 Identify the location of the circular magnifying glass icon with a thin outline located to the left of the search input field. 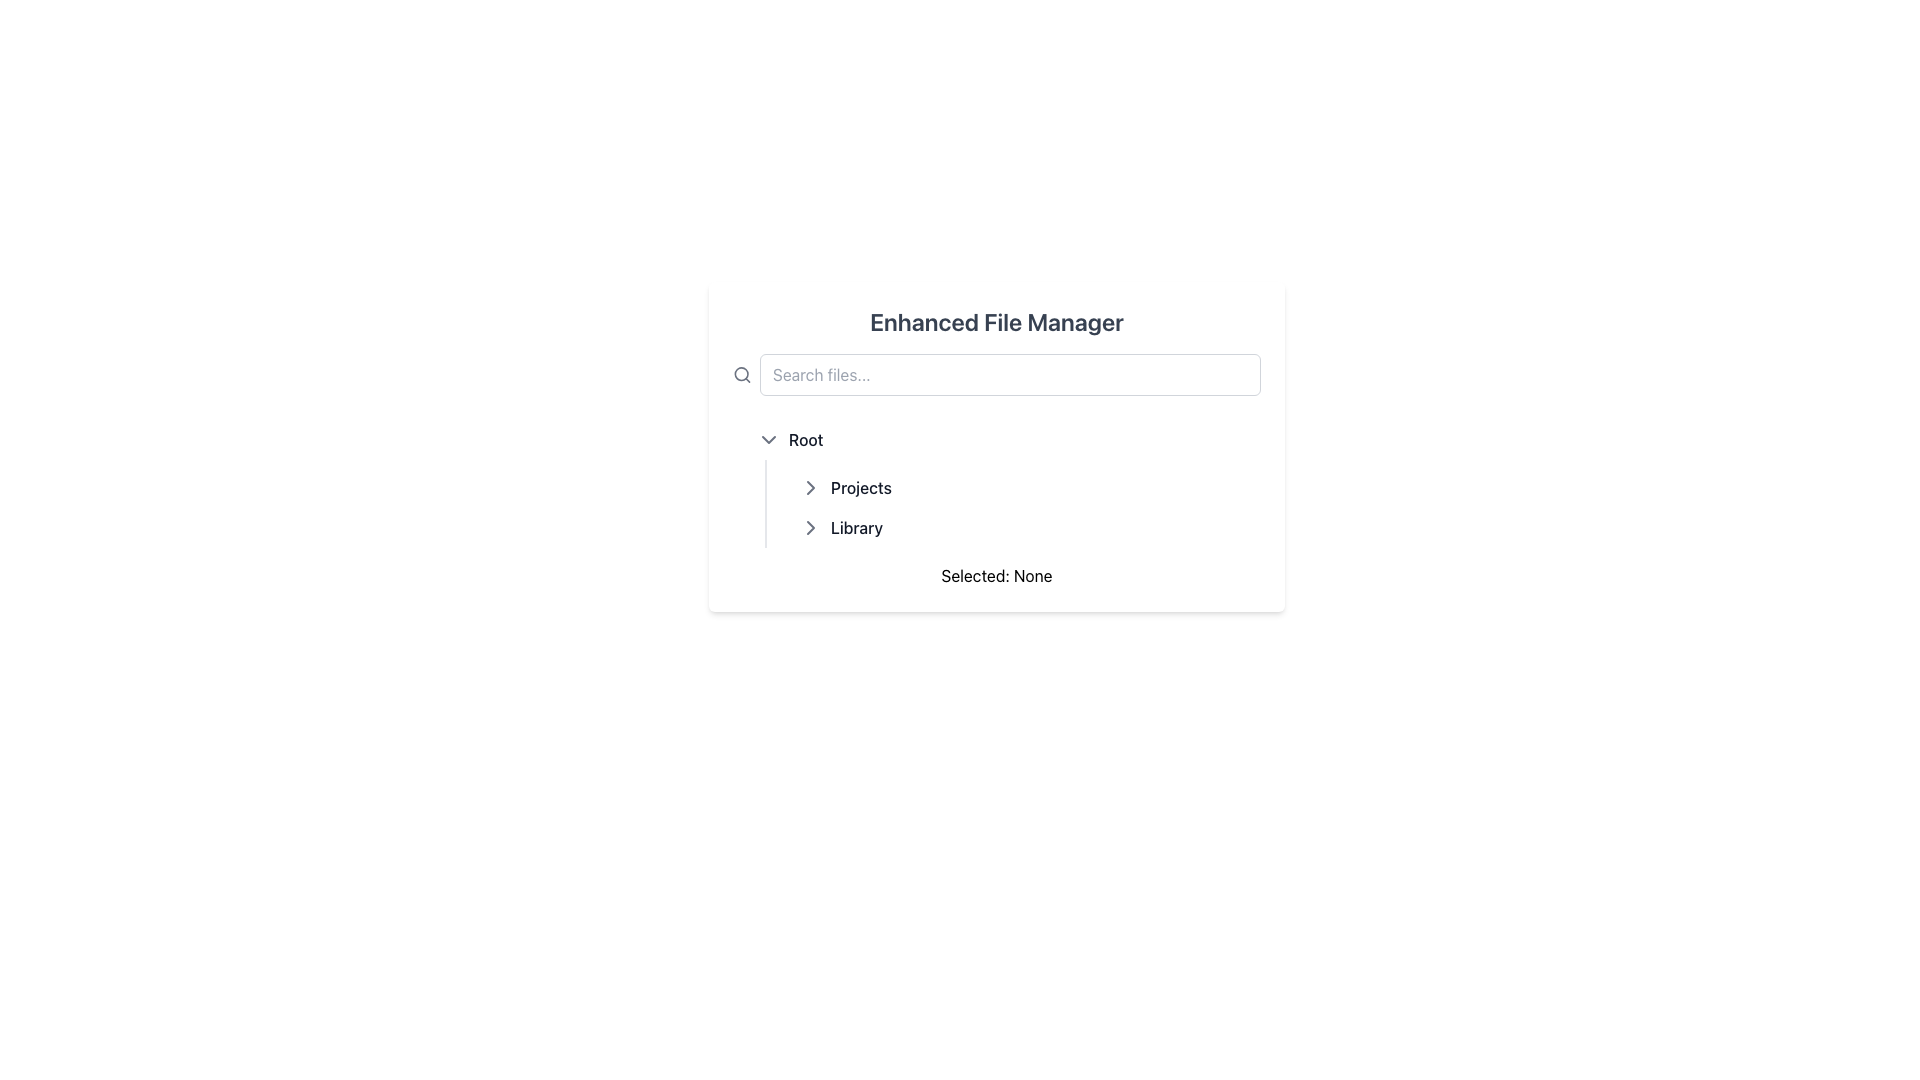
(741, 374).